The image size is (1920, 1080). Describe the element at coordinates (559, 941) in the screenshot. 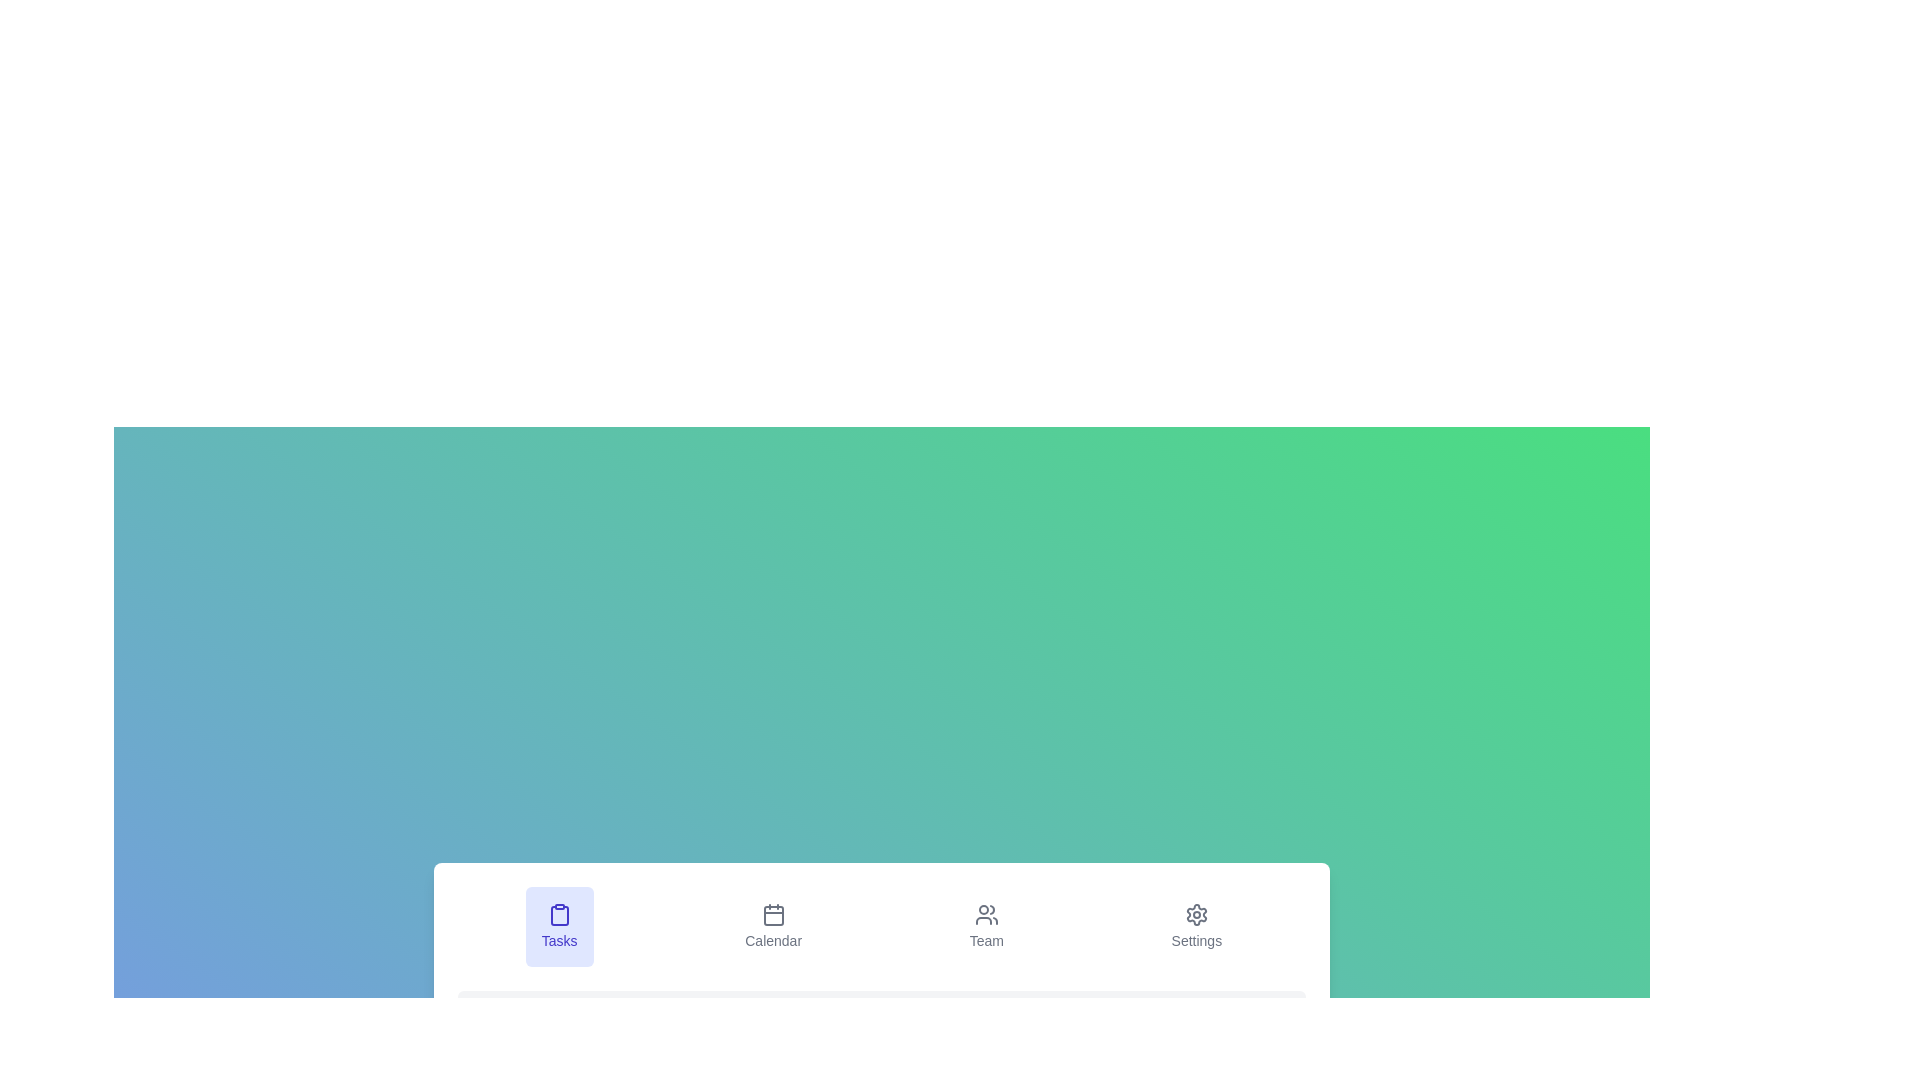

I see `the 'Tasks' text label element located in the navigation bar below the clipboard icon` at that location.